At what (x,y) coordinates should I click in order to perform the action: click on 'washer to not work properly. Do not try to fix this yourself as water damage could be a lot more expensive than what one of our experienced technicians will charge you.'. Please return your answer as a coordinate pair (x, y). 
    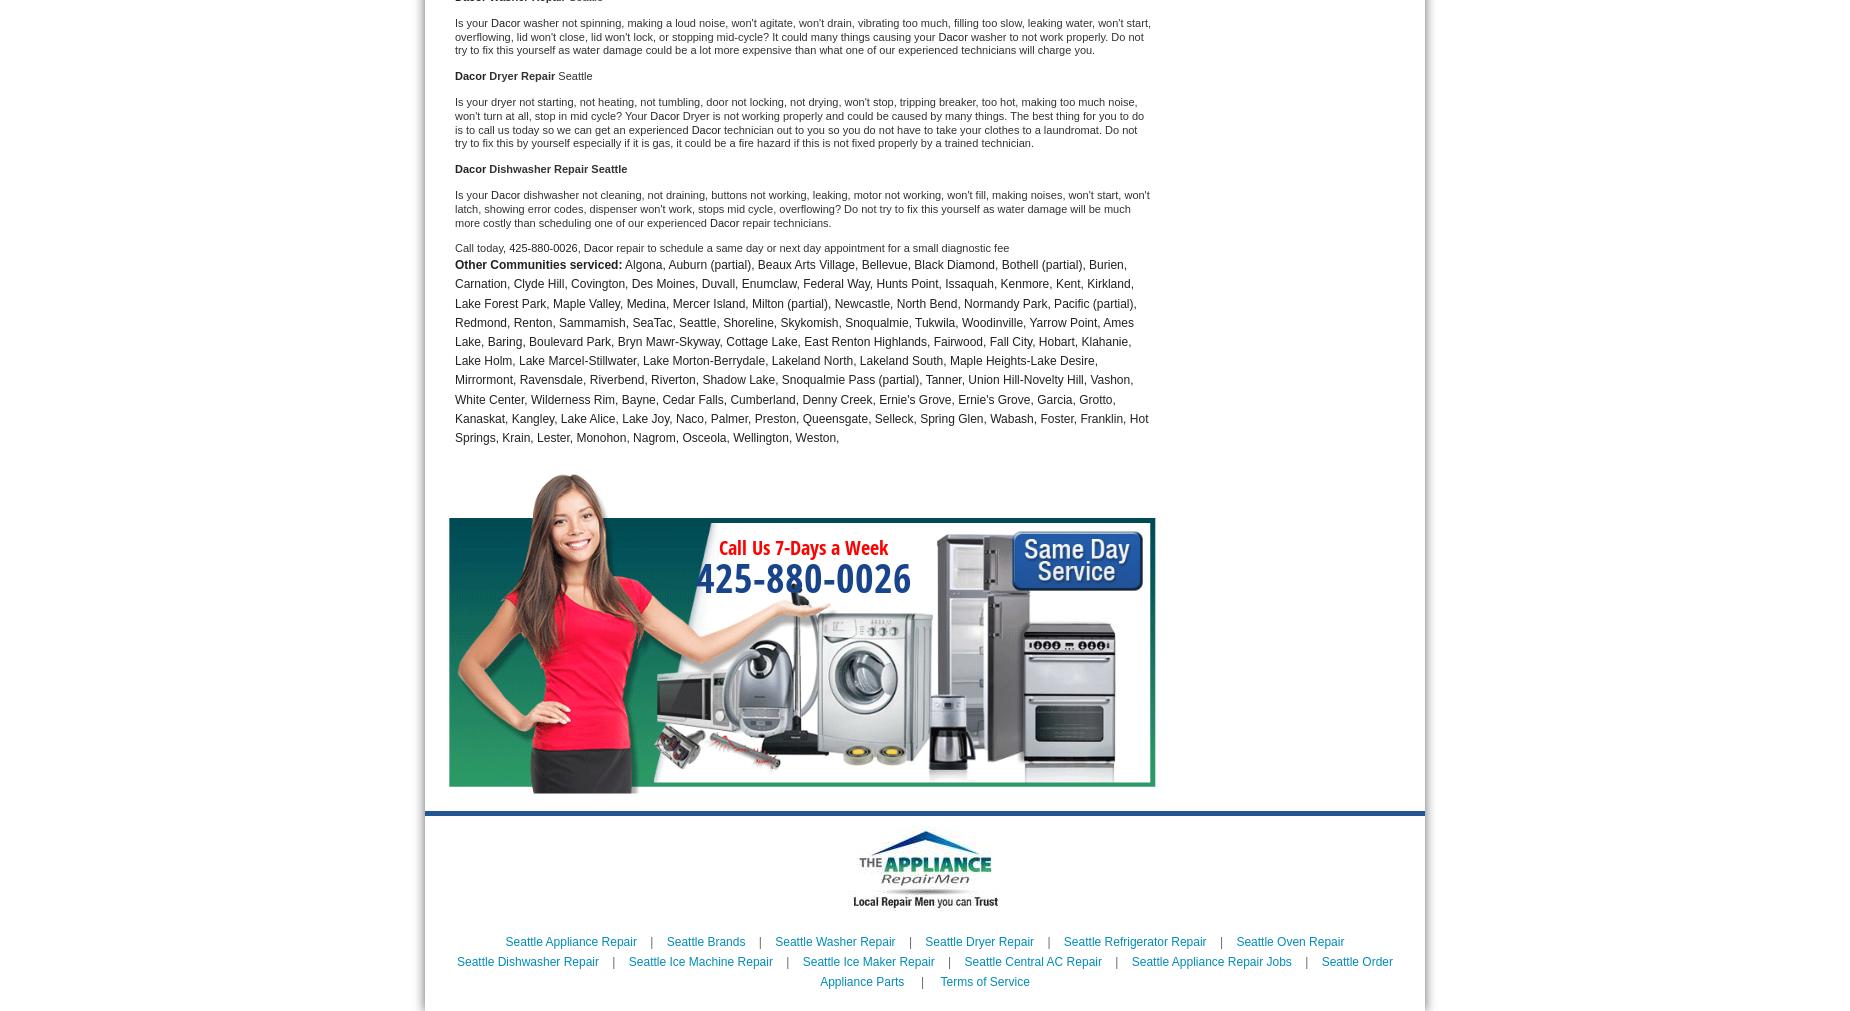
    Looking at the image, I should click on (800, 41).